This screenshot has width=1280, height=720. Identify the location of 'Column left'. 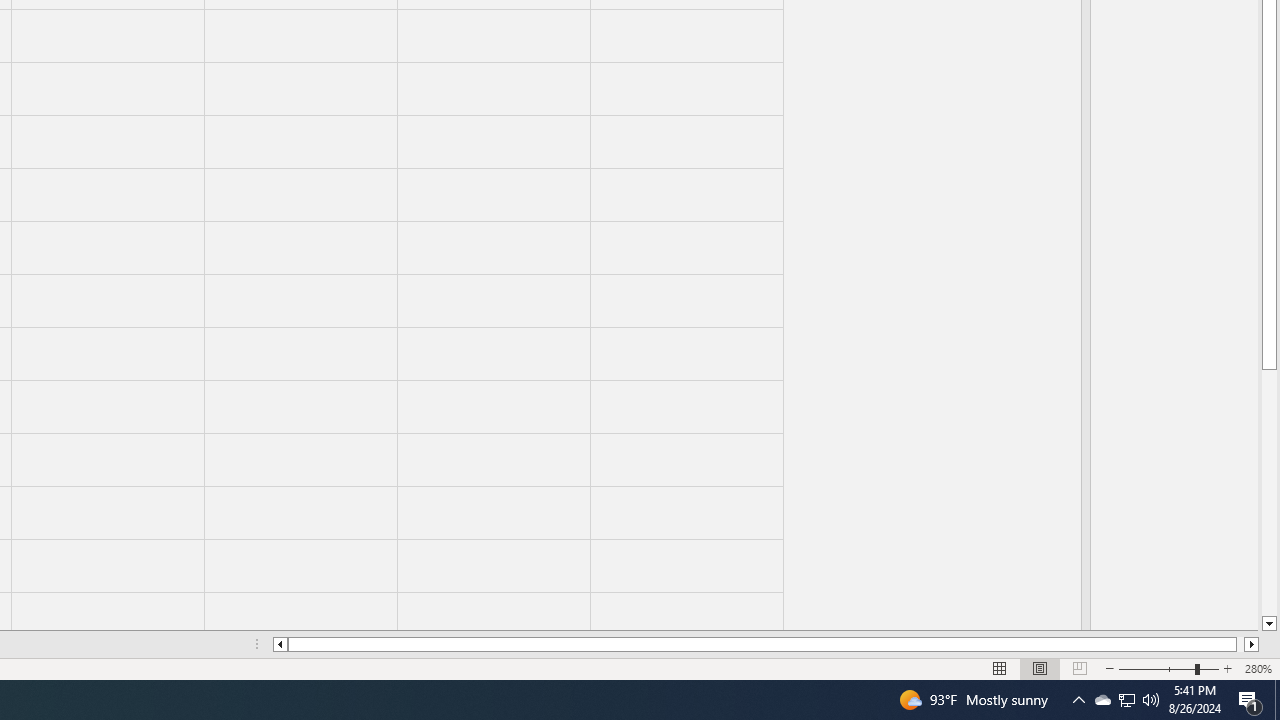
(278, 644).